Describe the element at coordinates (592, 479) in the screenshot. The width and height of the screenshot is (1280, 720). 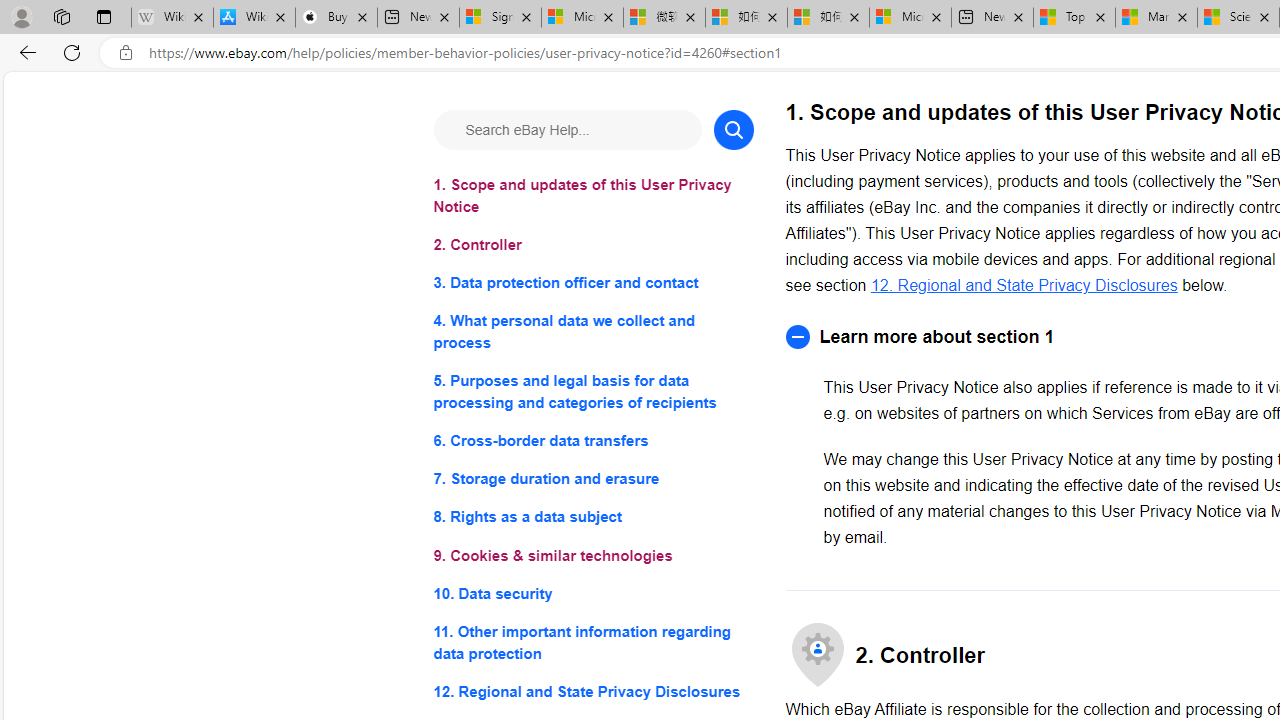
I see `'7. Storage duration and erasure'` at that location.